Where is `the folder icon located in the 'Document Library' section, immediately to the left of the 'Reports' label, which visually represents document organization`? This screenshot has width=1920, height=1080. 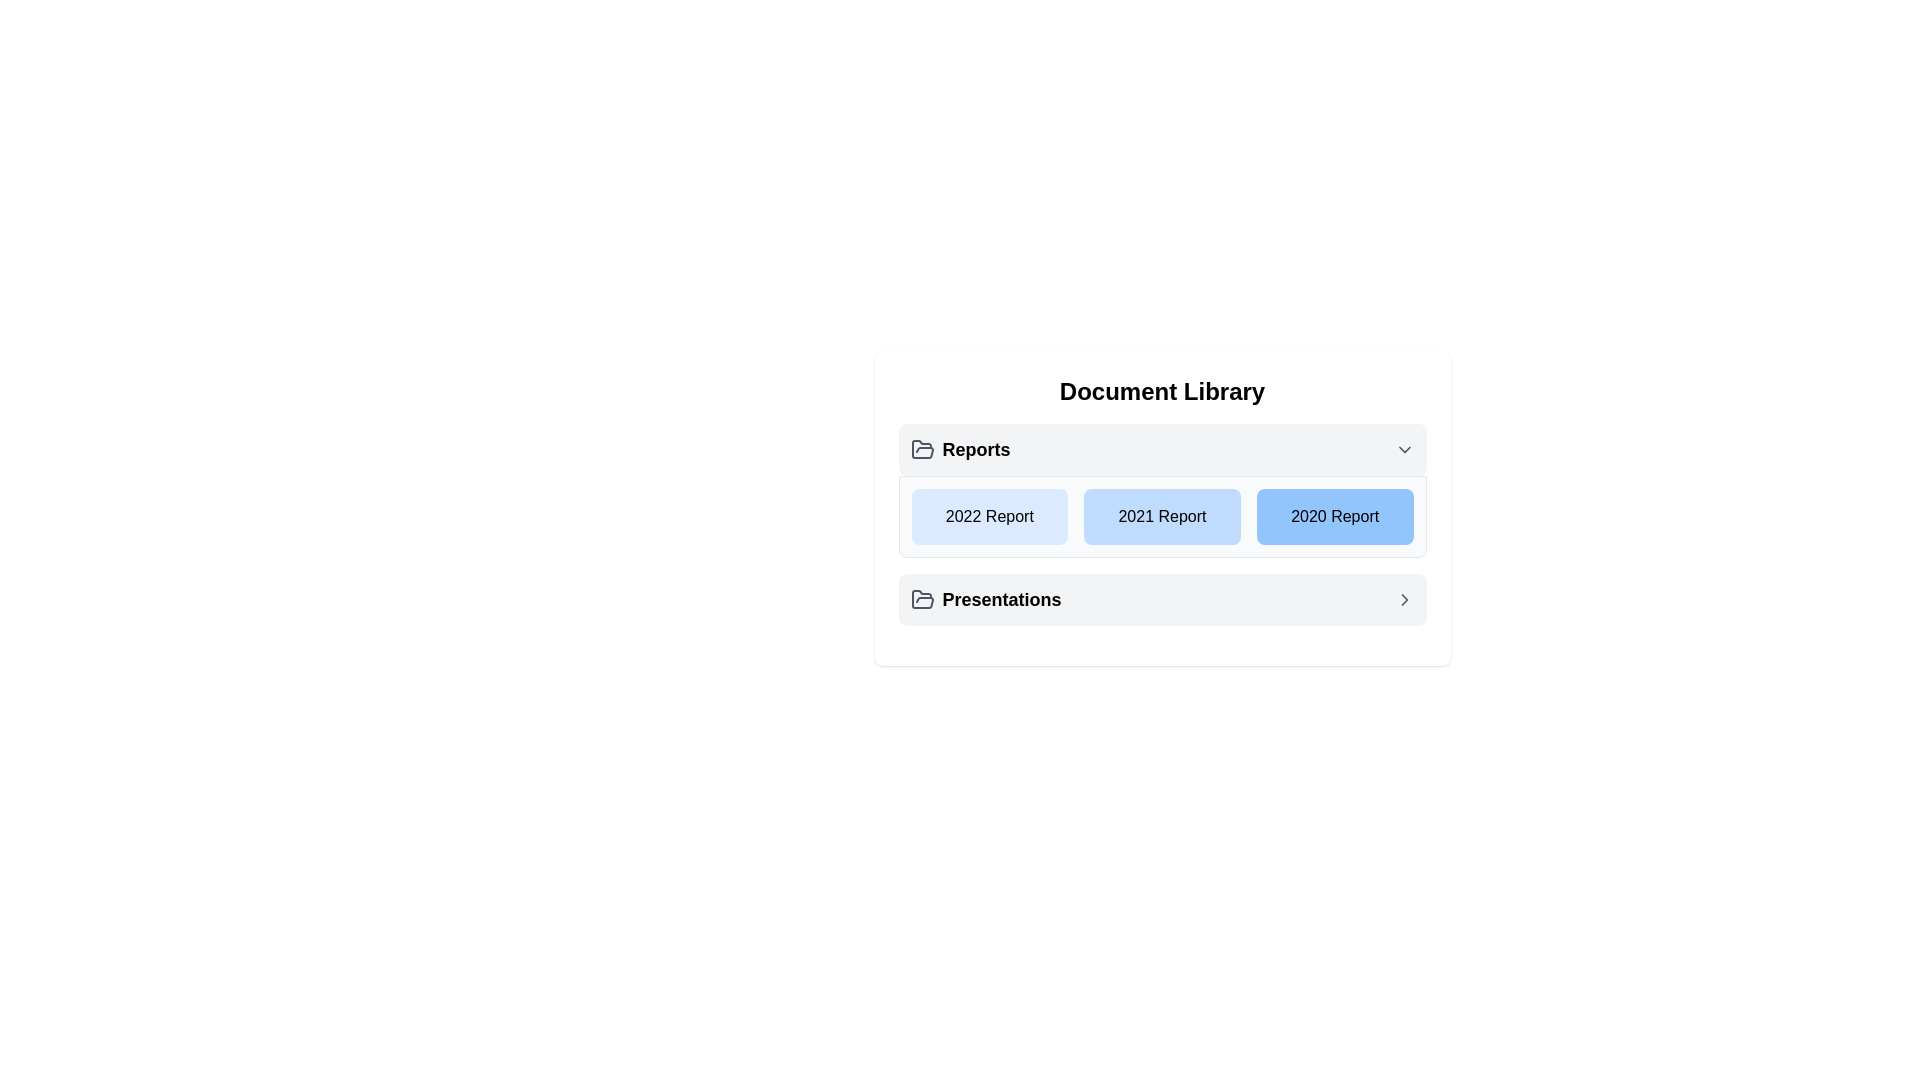
the folder icon located in the 'Document Library' section, immediately to the left of the 'Reports' label, which visually represents document organization is located at coordinates (921, 450).